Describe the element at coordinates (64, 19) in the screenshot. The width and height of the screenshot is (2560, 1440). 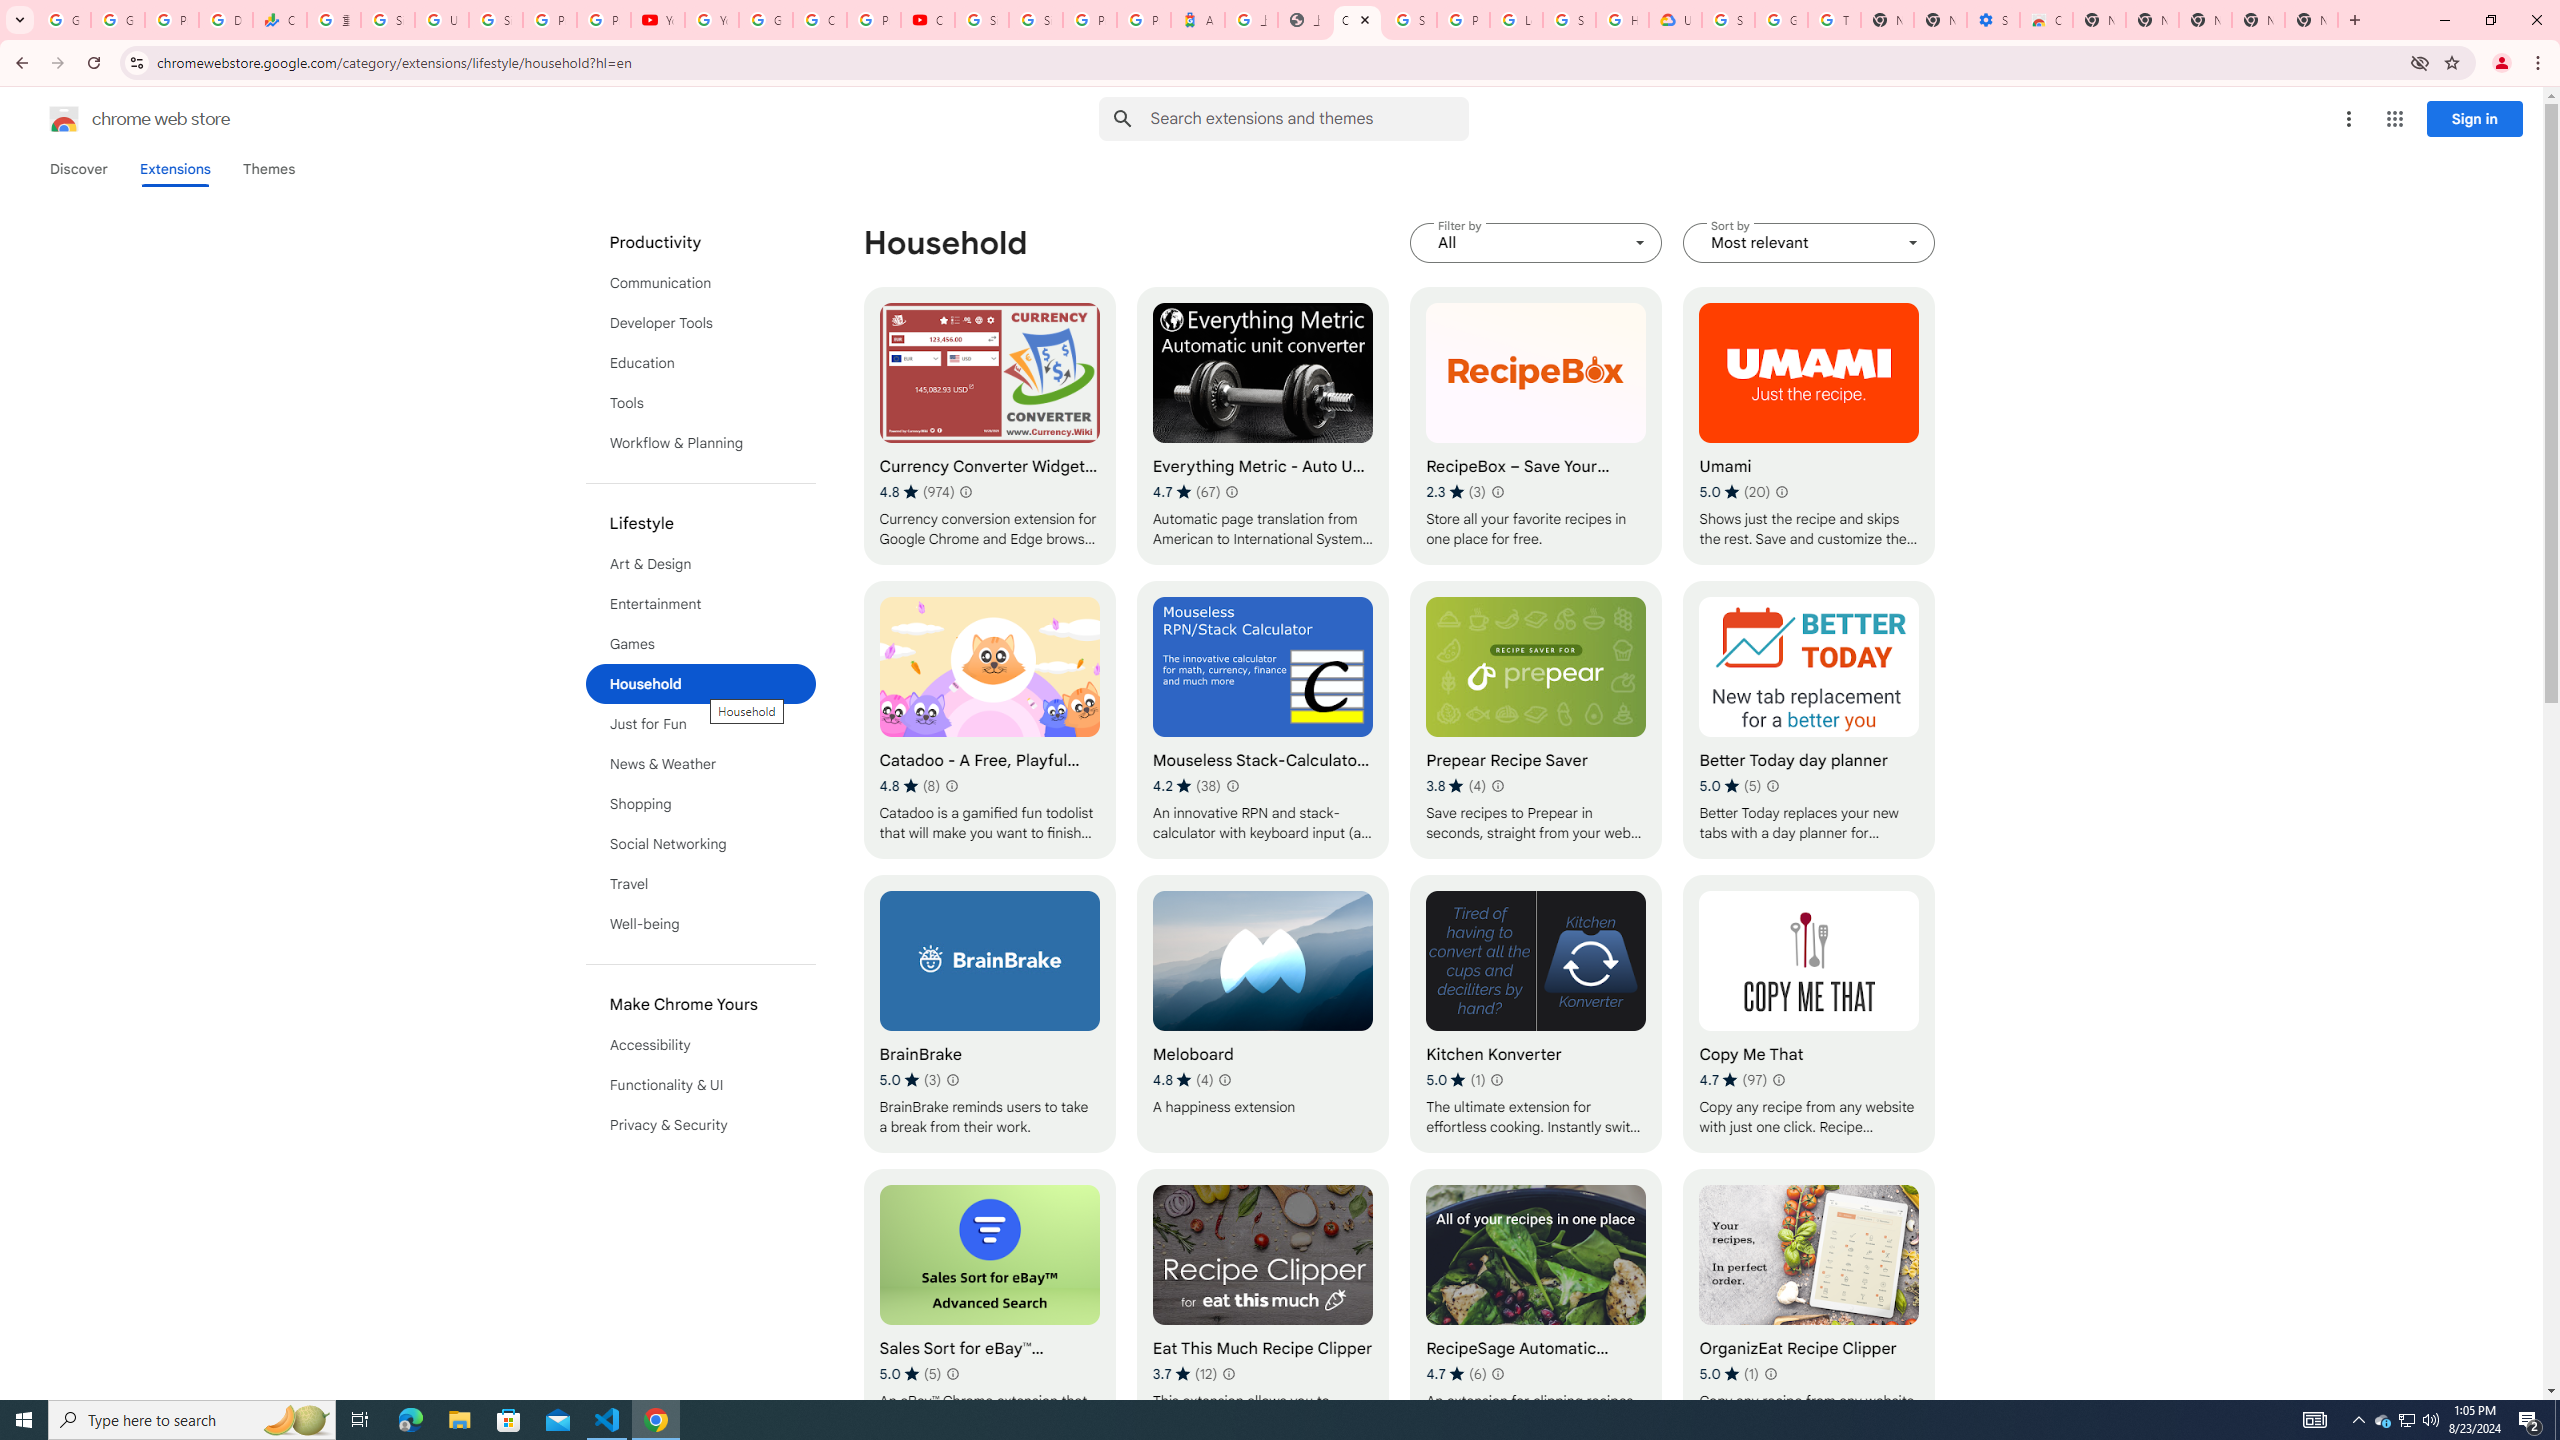
I see `'Google Workspace Admin Community'` at that location.